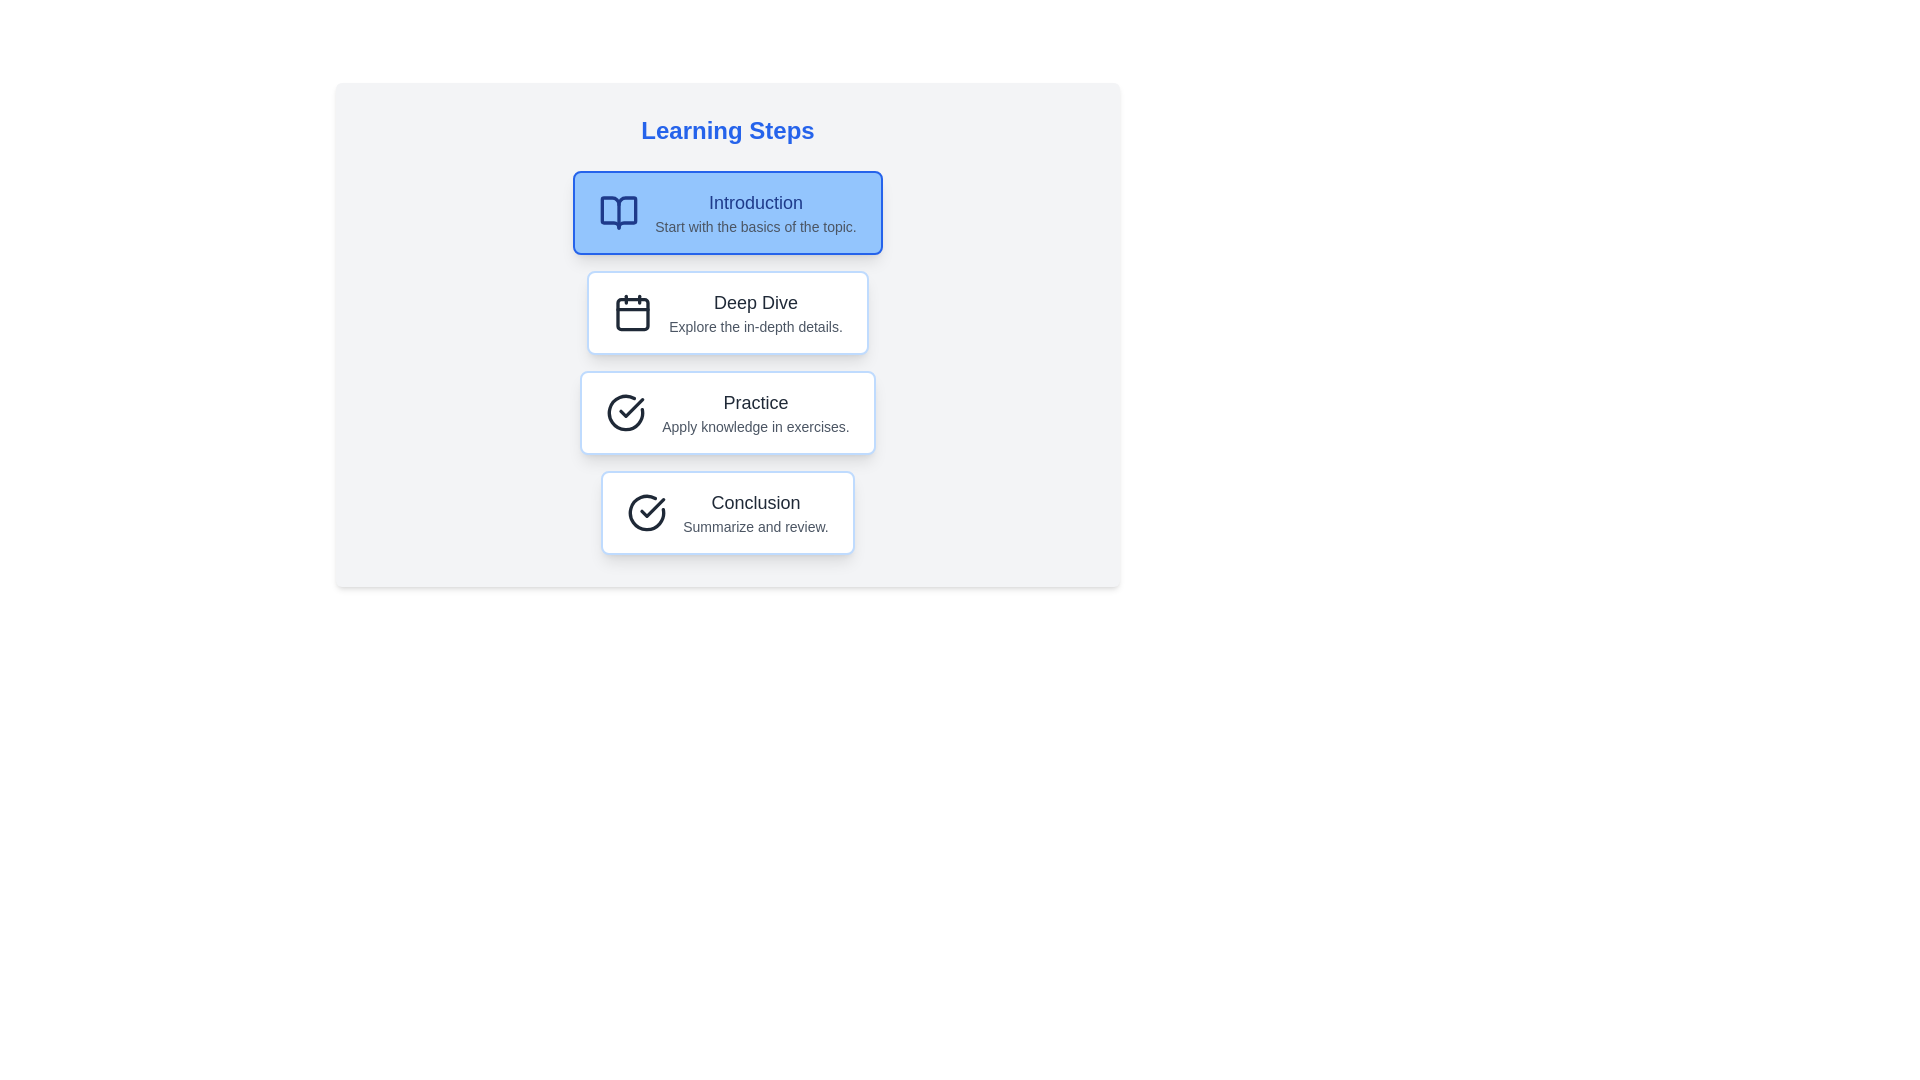 This screenshot has height=1080, width=1920. I want to click on the blue icon resembling an open book, which is located at the center-left of the highlighted rectangular section labeled 'Introduction.', so click(618, 212).